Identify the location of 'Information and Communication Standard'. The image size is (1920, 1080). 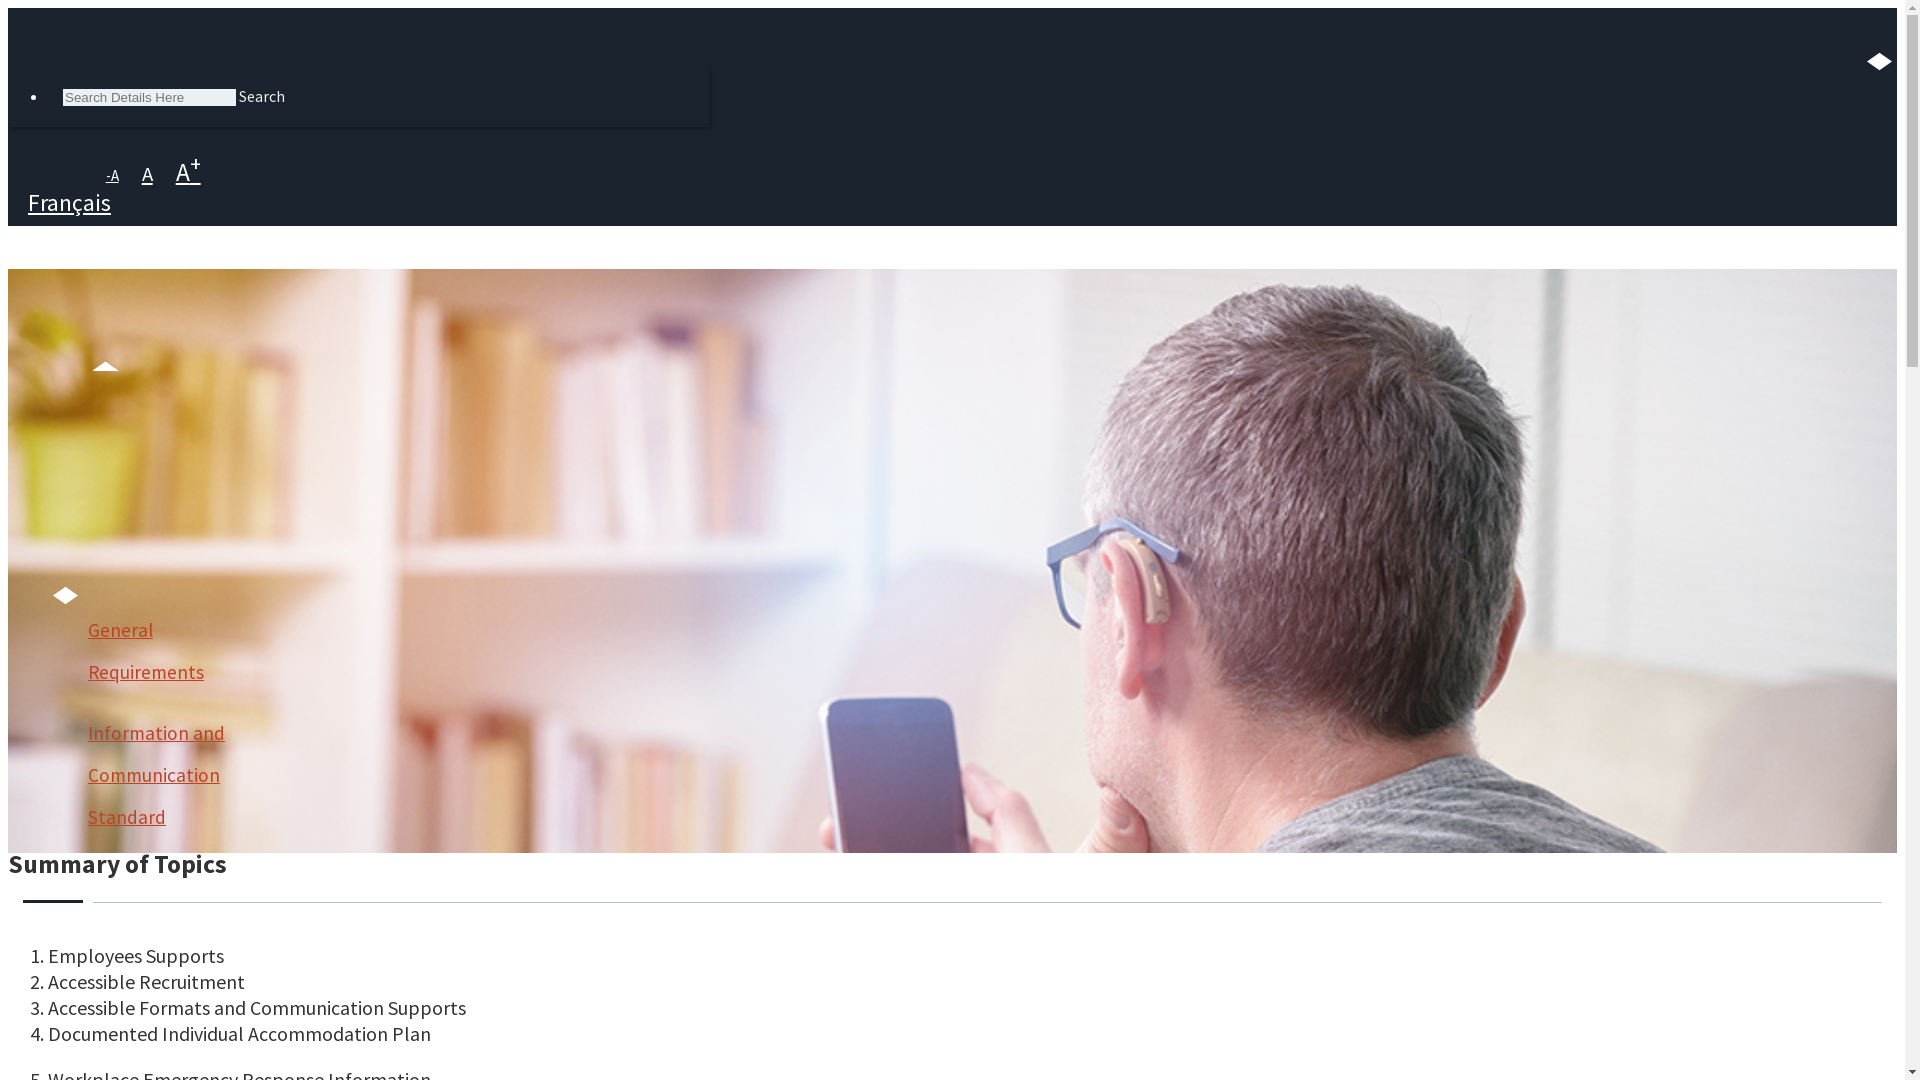
(86, 774).